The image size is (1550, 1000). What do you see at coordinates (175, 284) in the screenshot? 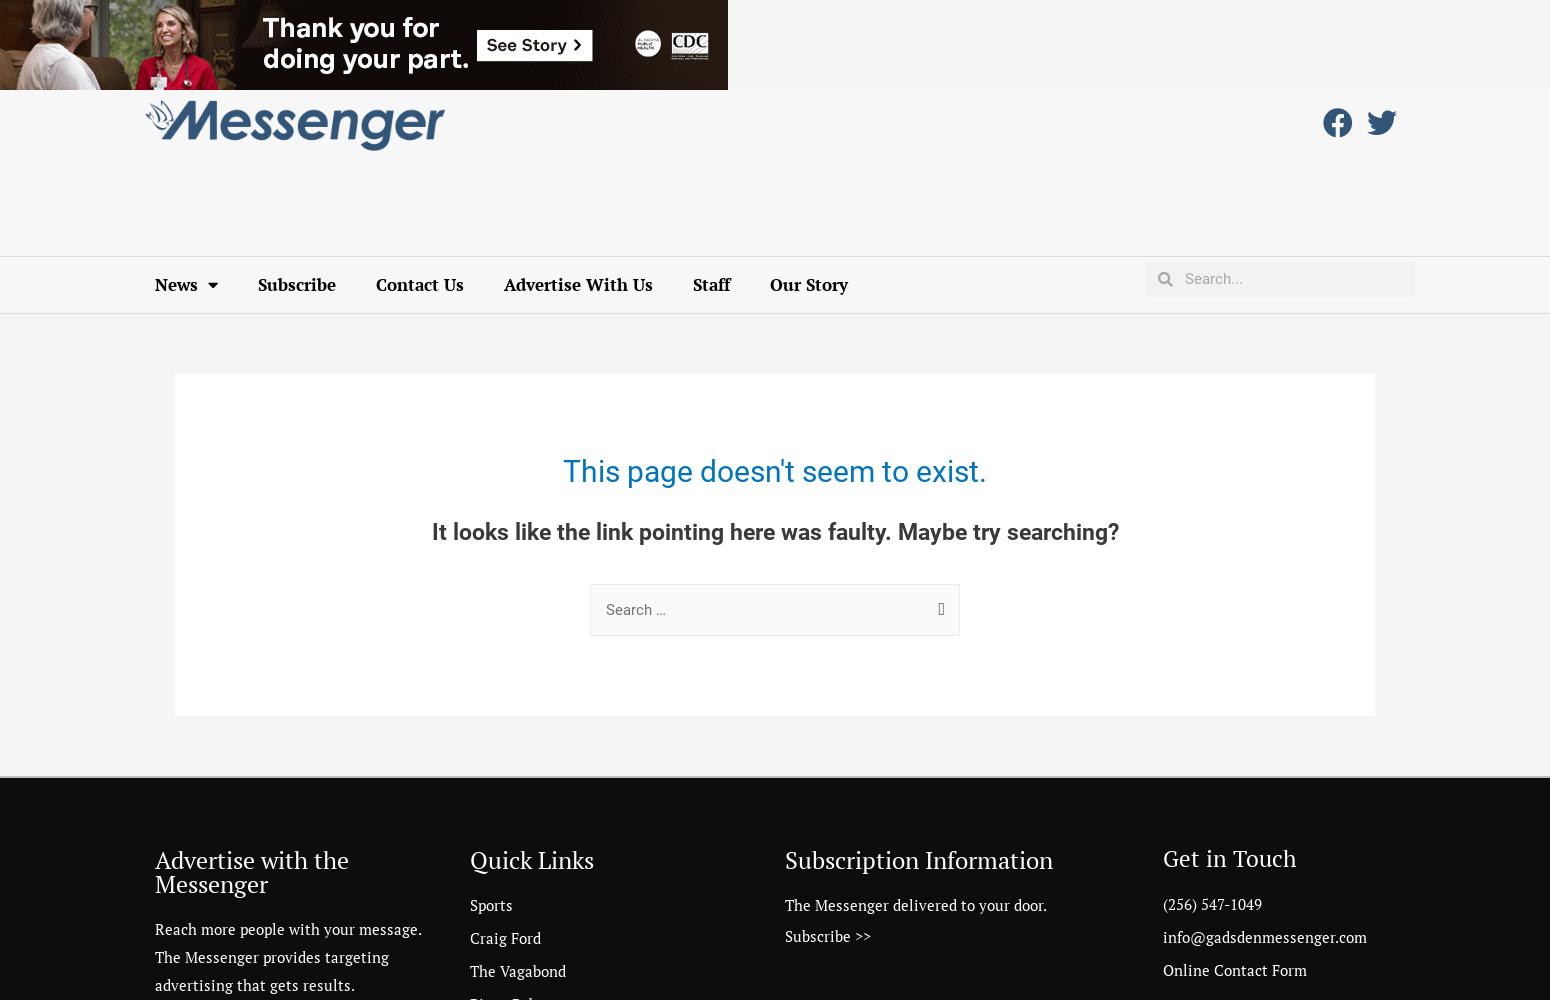
I see `'News'` at bounding box center [175, 284].